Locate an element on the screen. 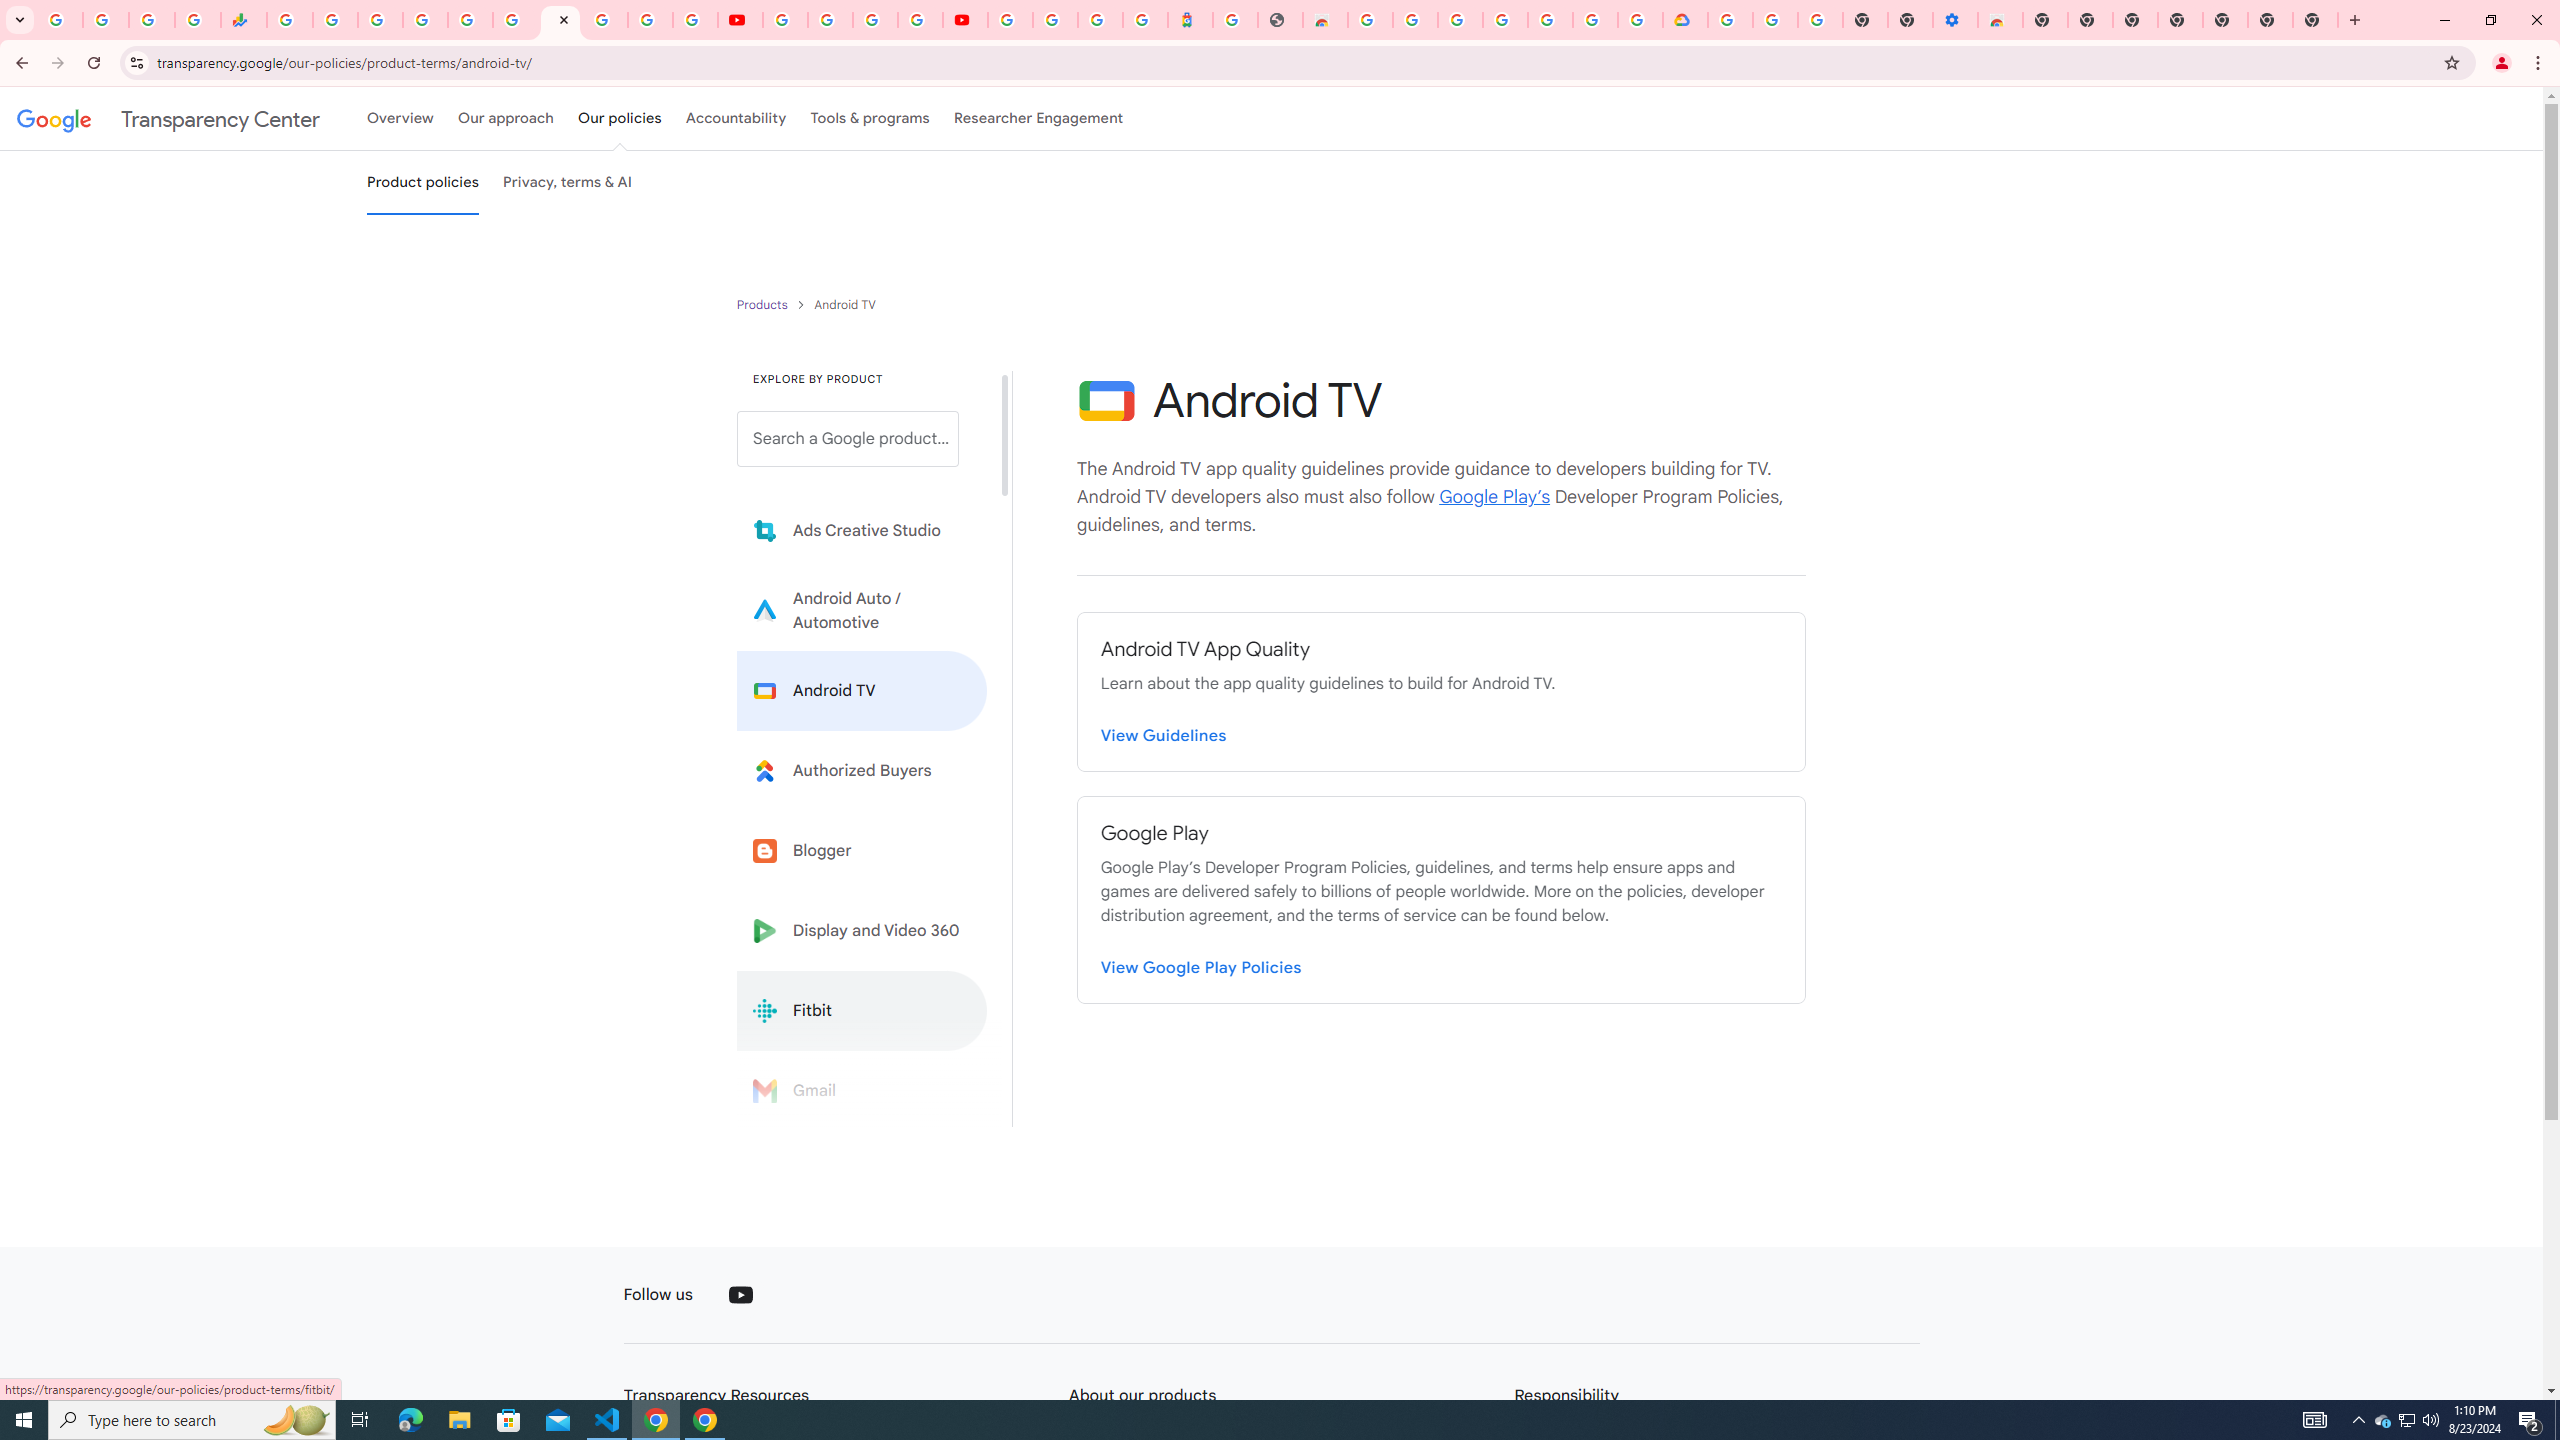  'Tools & programs' is located at coordinates (869, 118).